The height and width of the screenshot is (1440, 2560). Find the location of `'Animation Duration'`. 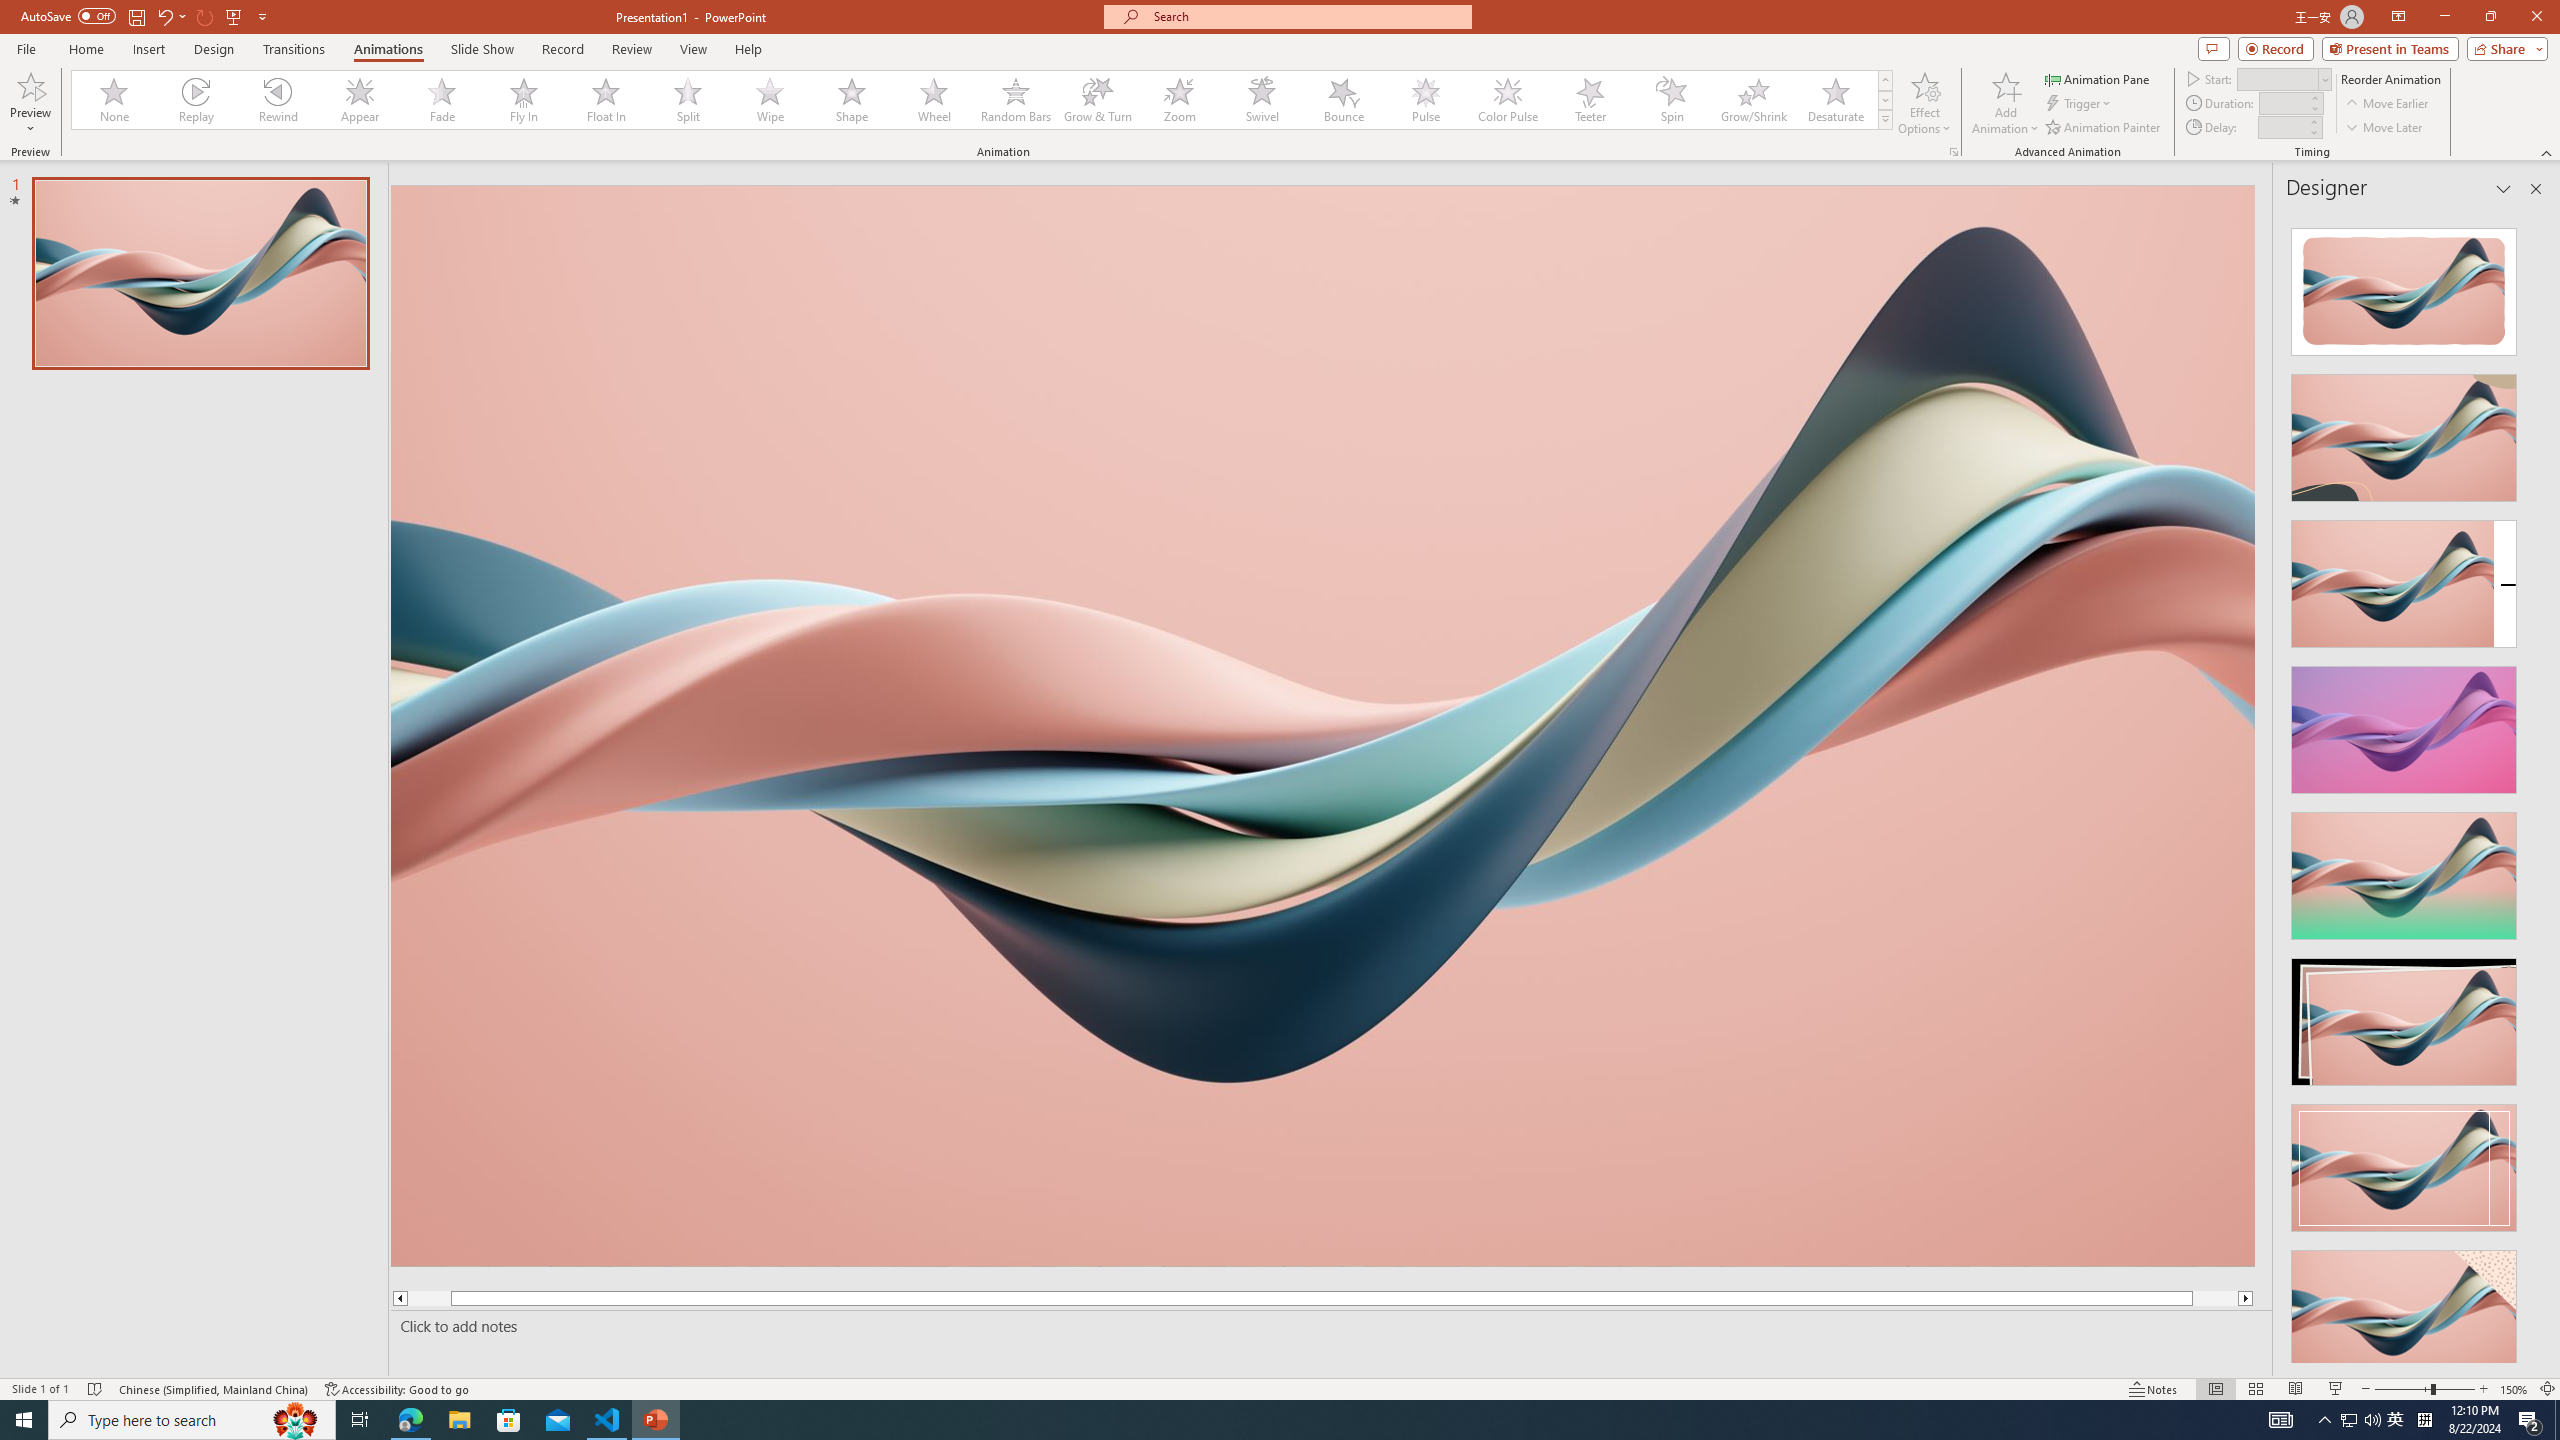

'Animation Duration' is located at coordinates (2282, 102).